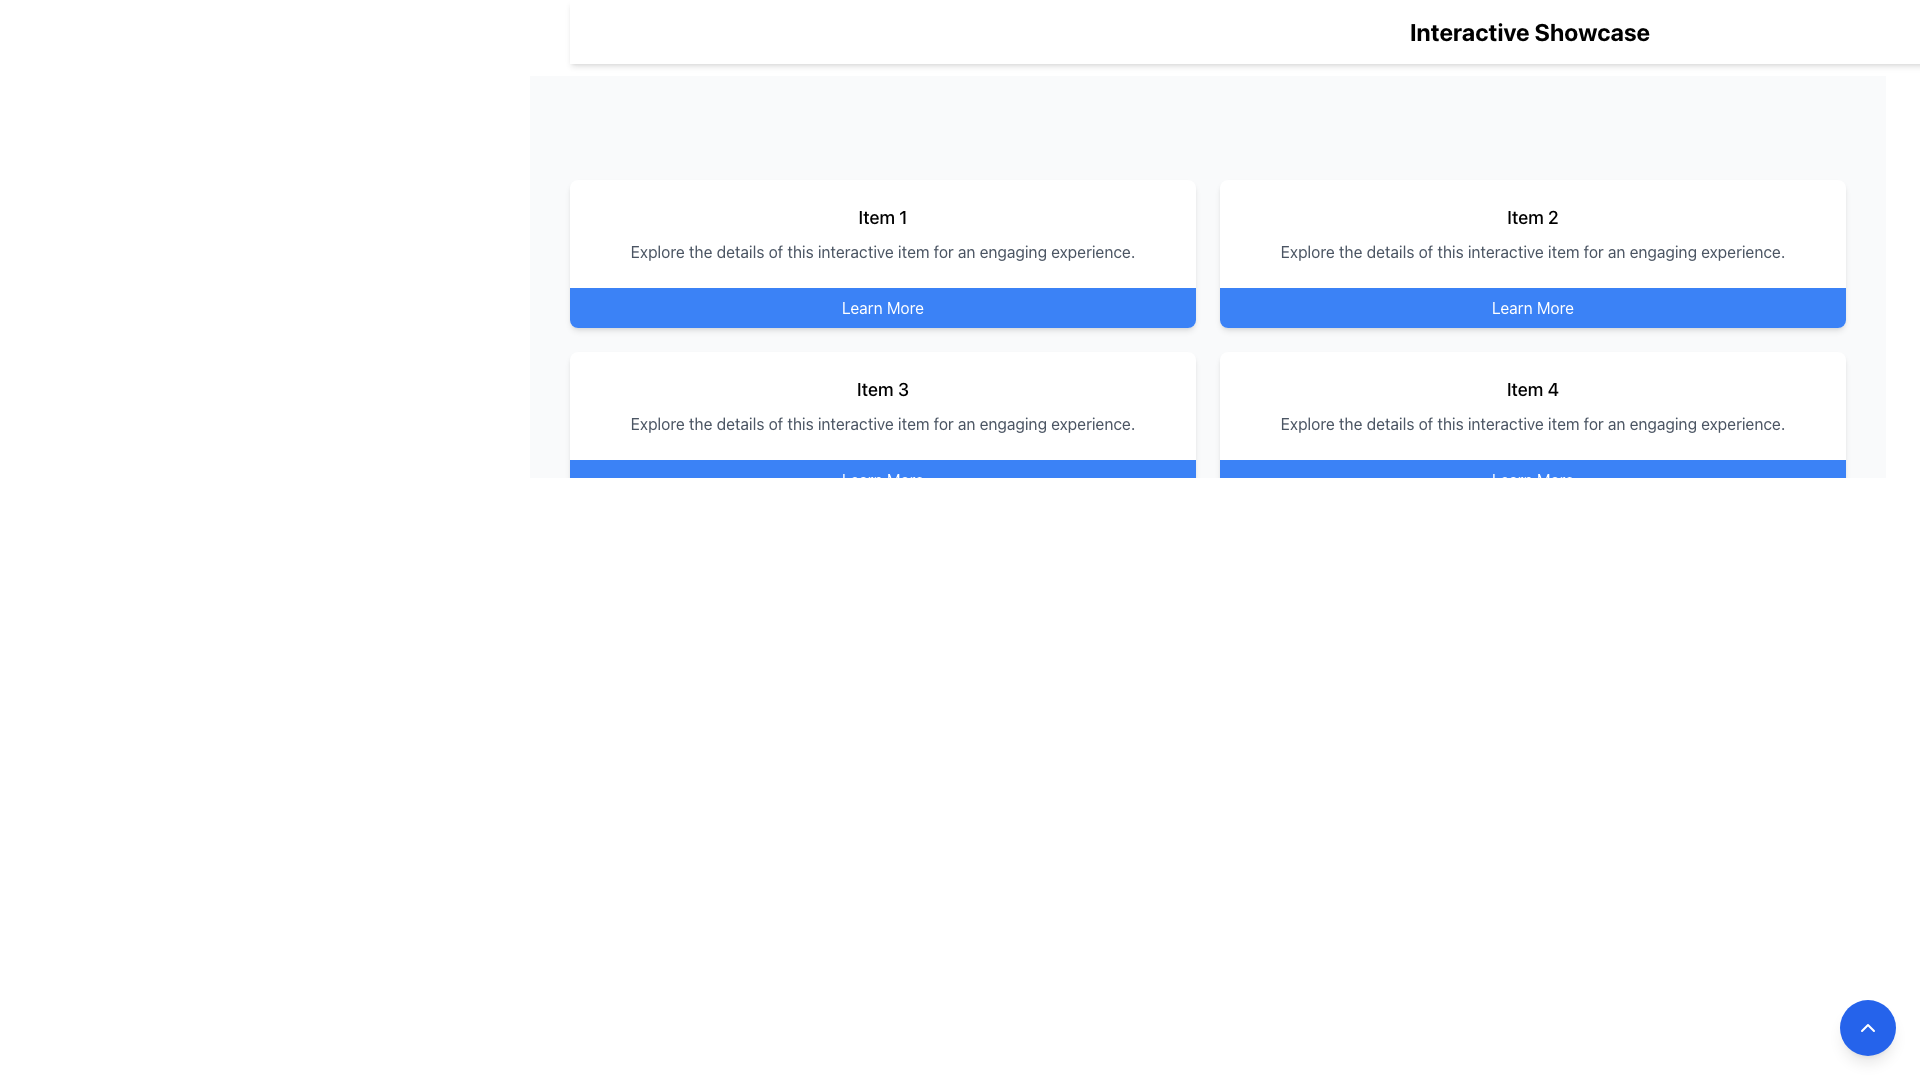 This screenshot has height=1080, width=1920. I want to click on the informational text block that displays 'Item 4' in bold font, which is located in the leftmost position of the second row in a grid layout, so click(1531, 405).